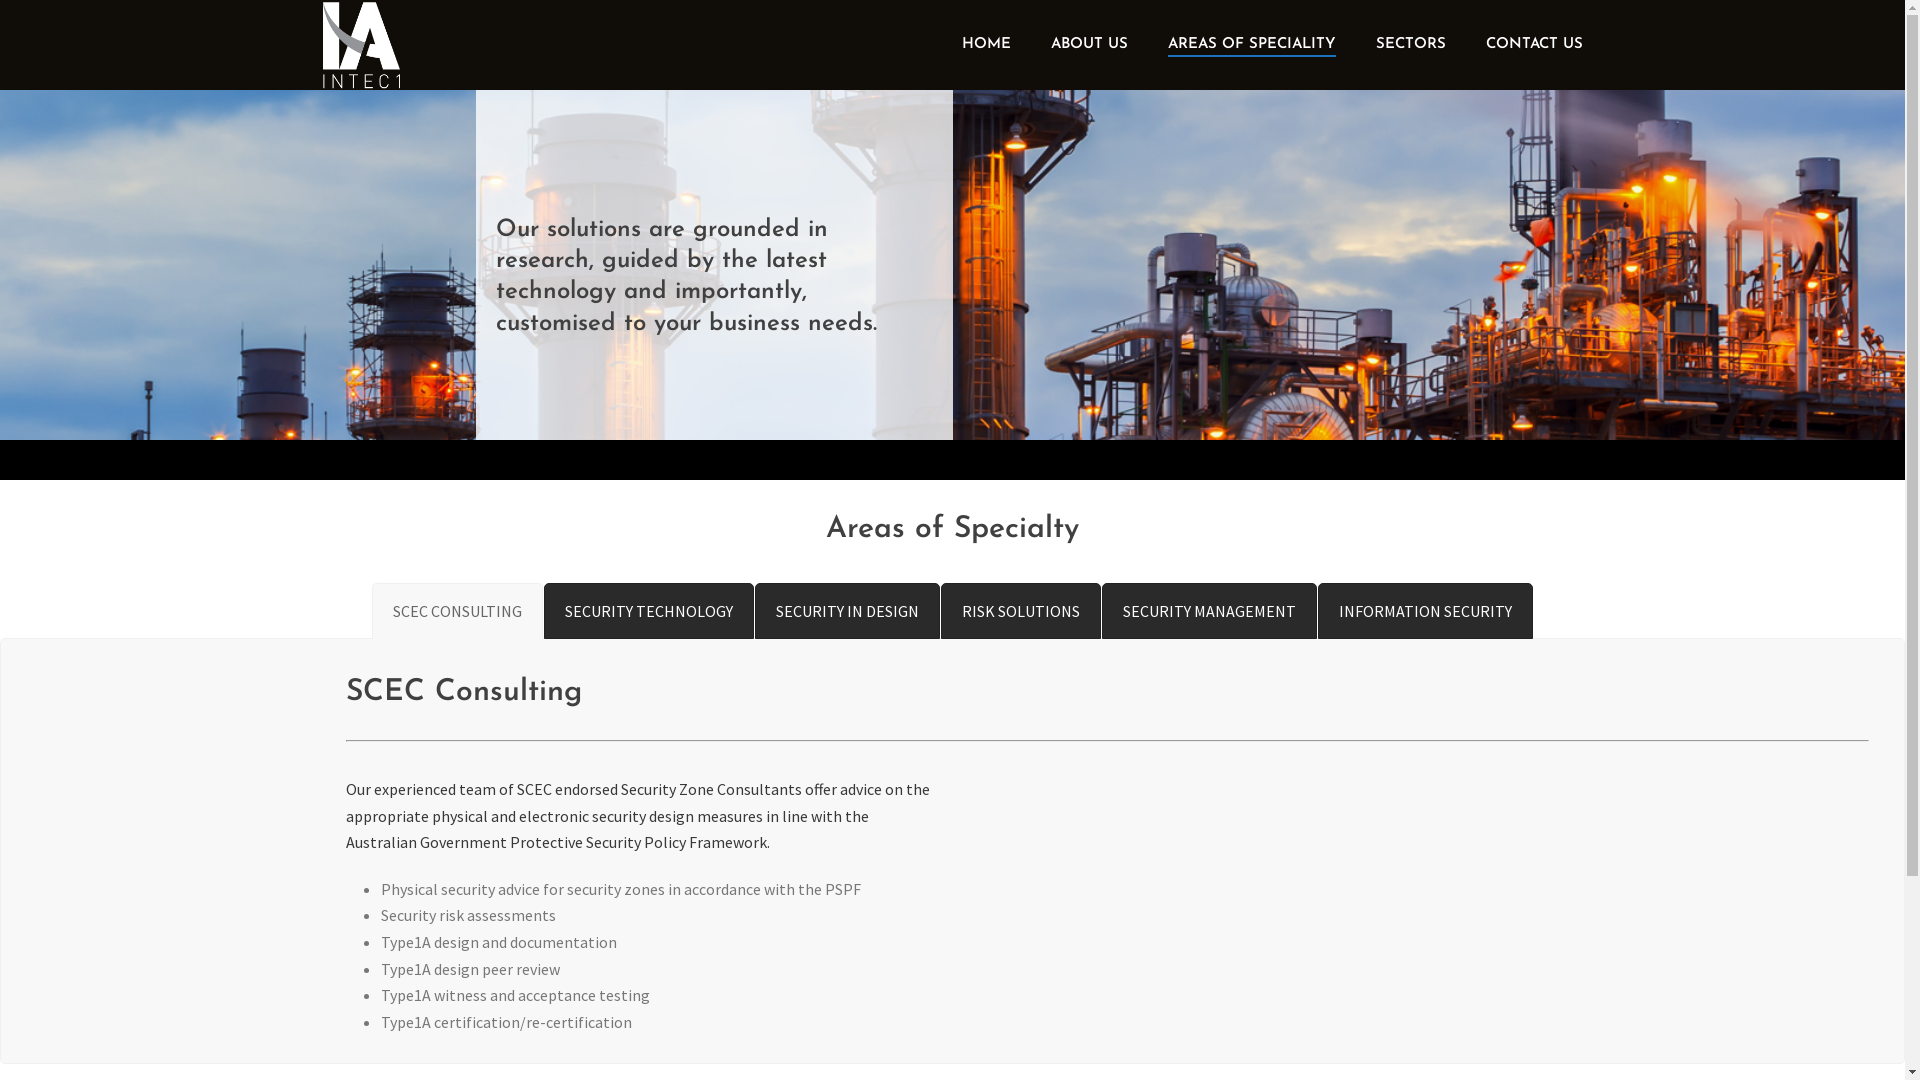 The height and width of the screenshot is (1080, 1920). What do you see at coordinates (1021, 610) in the screenshot?
I see `'RISK SOLUTIONS'` at bounding box center [1021, 610].